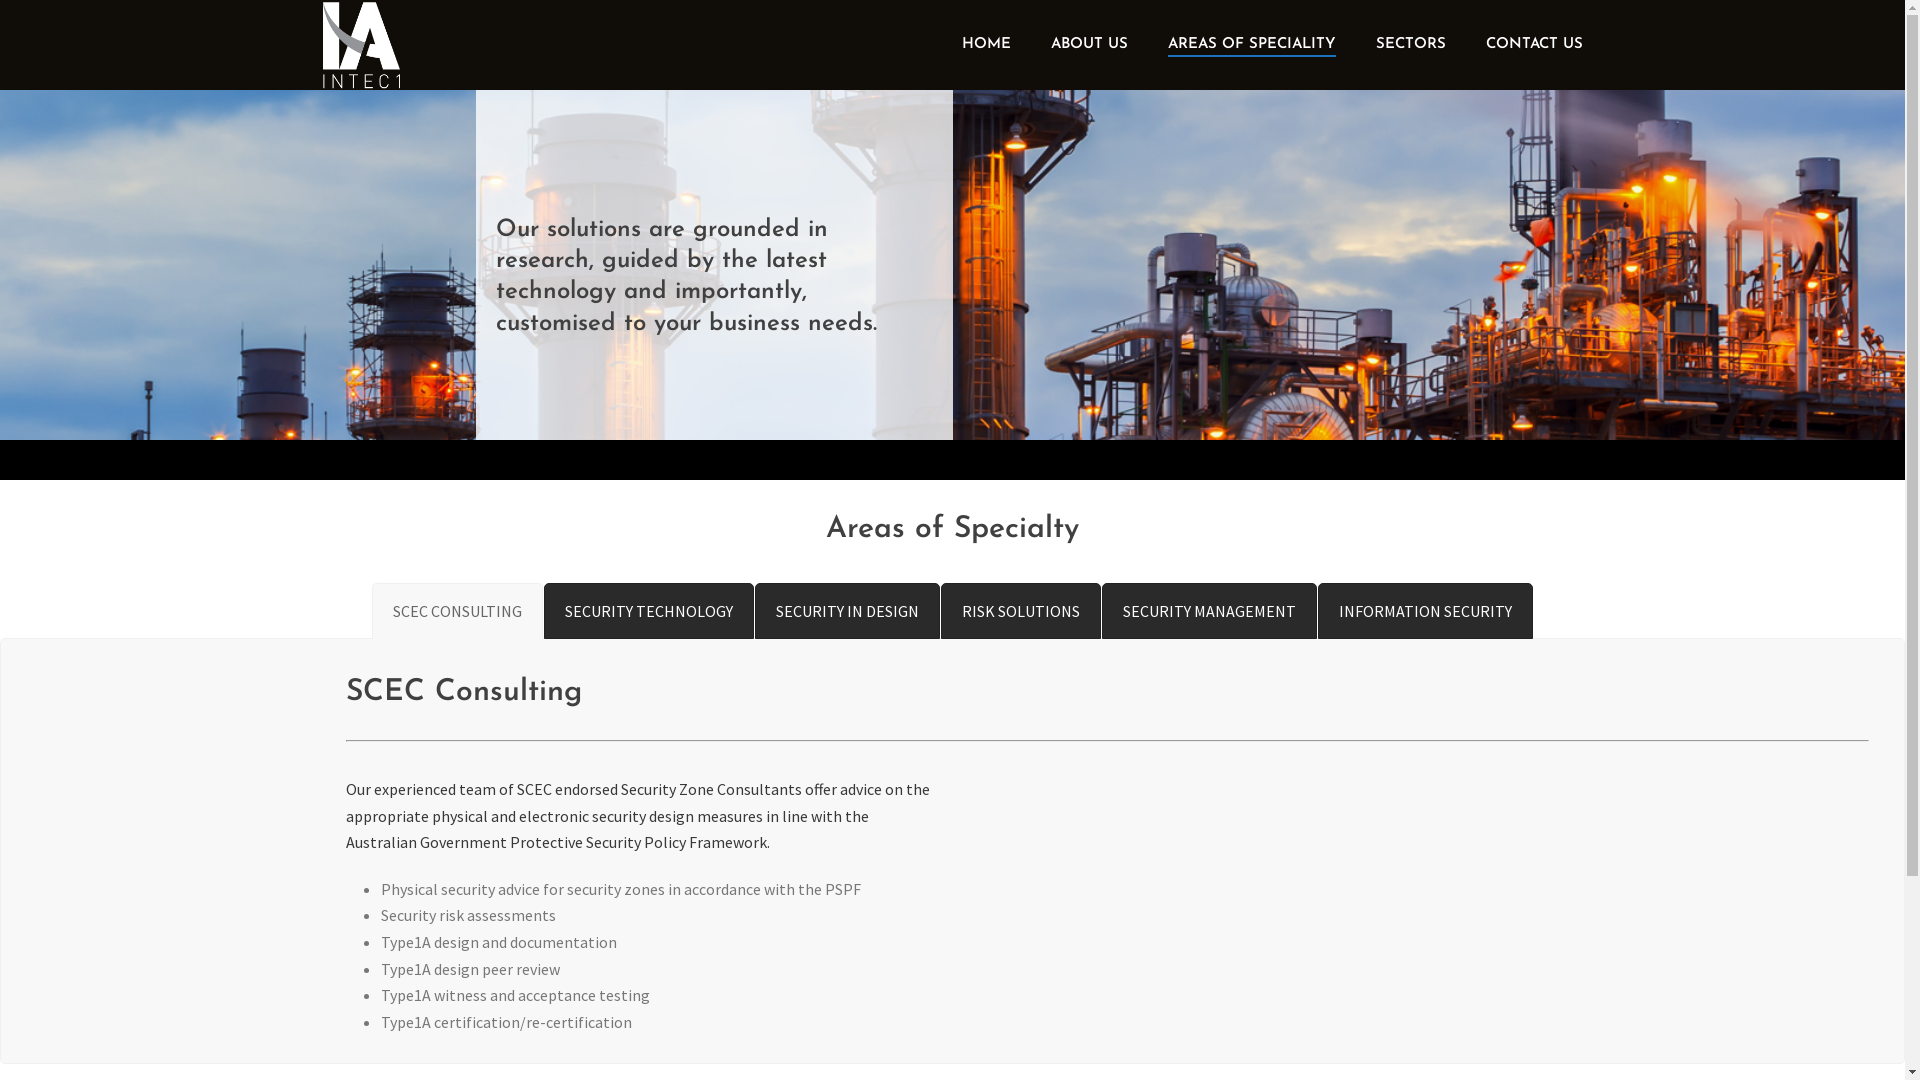 The height and width of the screenshot is (1080, 1920). What do you see at coordinates (1021, 610) in the screenshot?
I see `'RISK SOLUTIONS'` at bounding box center [1021, 610].